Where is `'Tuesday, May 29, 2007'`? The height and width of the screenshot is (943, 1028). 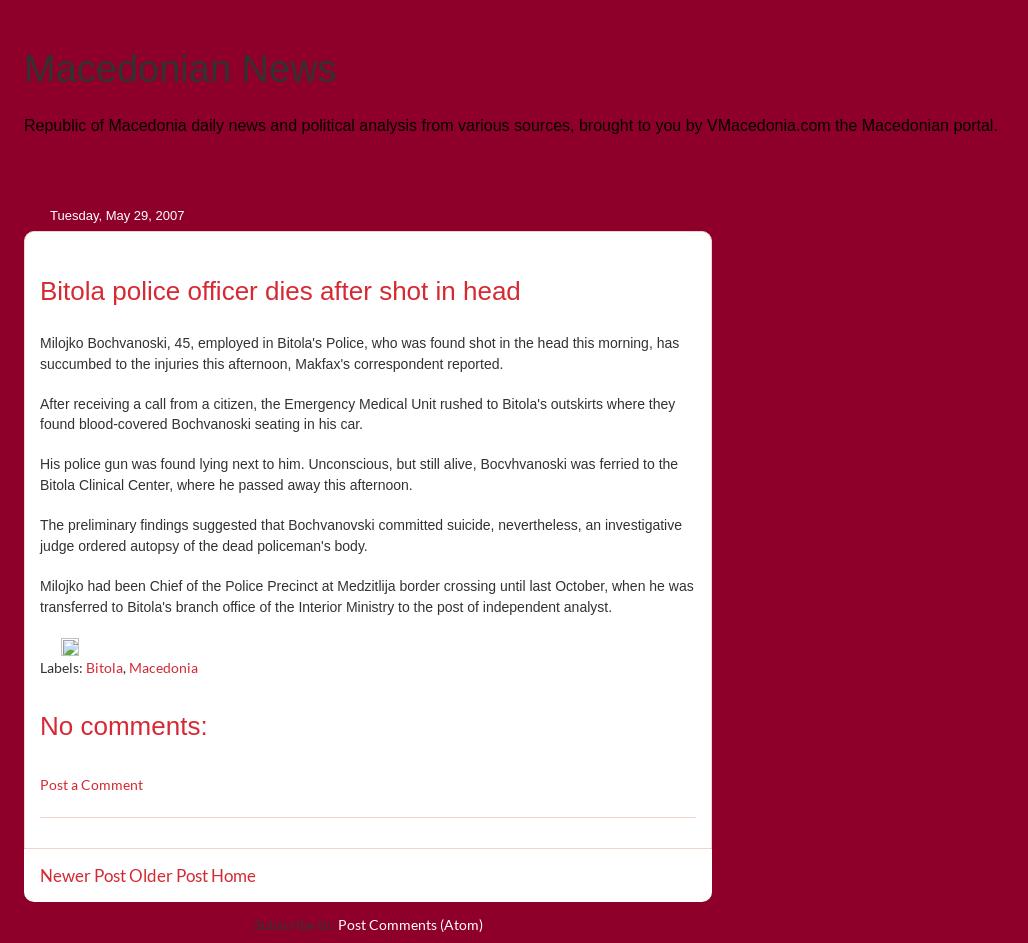 'Tuesday, May 29, 2007' is located at coordinates (115, 215).